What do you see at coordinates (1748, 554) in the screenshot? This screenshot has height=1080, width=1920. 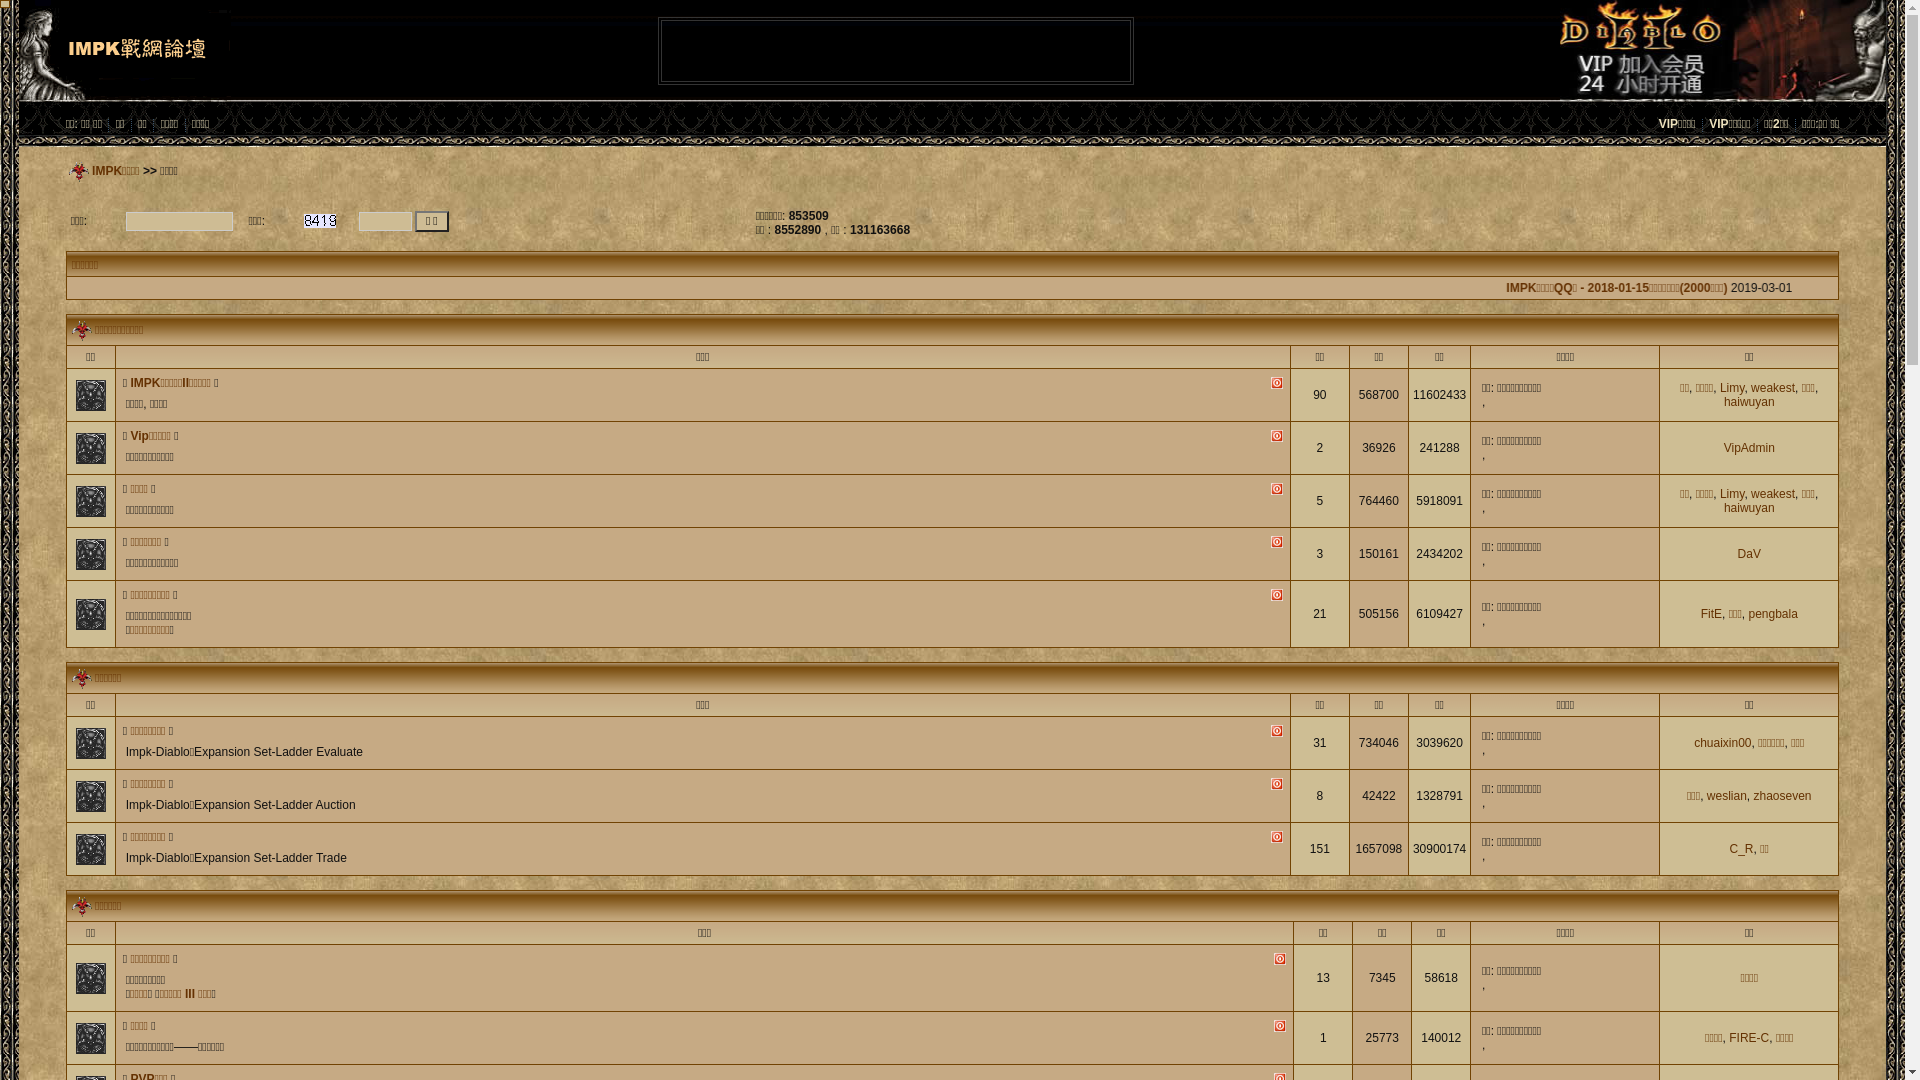 I see `'DaV'` at bounding box center [1748, 554].